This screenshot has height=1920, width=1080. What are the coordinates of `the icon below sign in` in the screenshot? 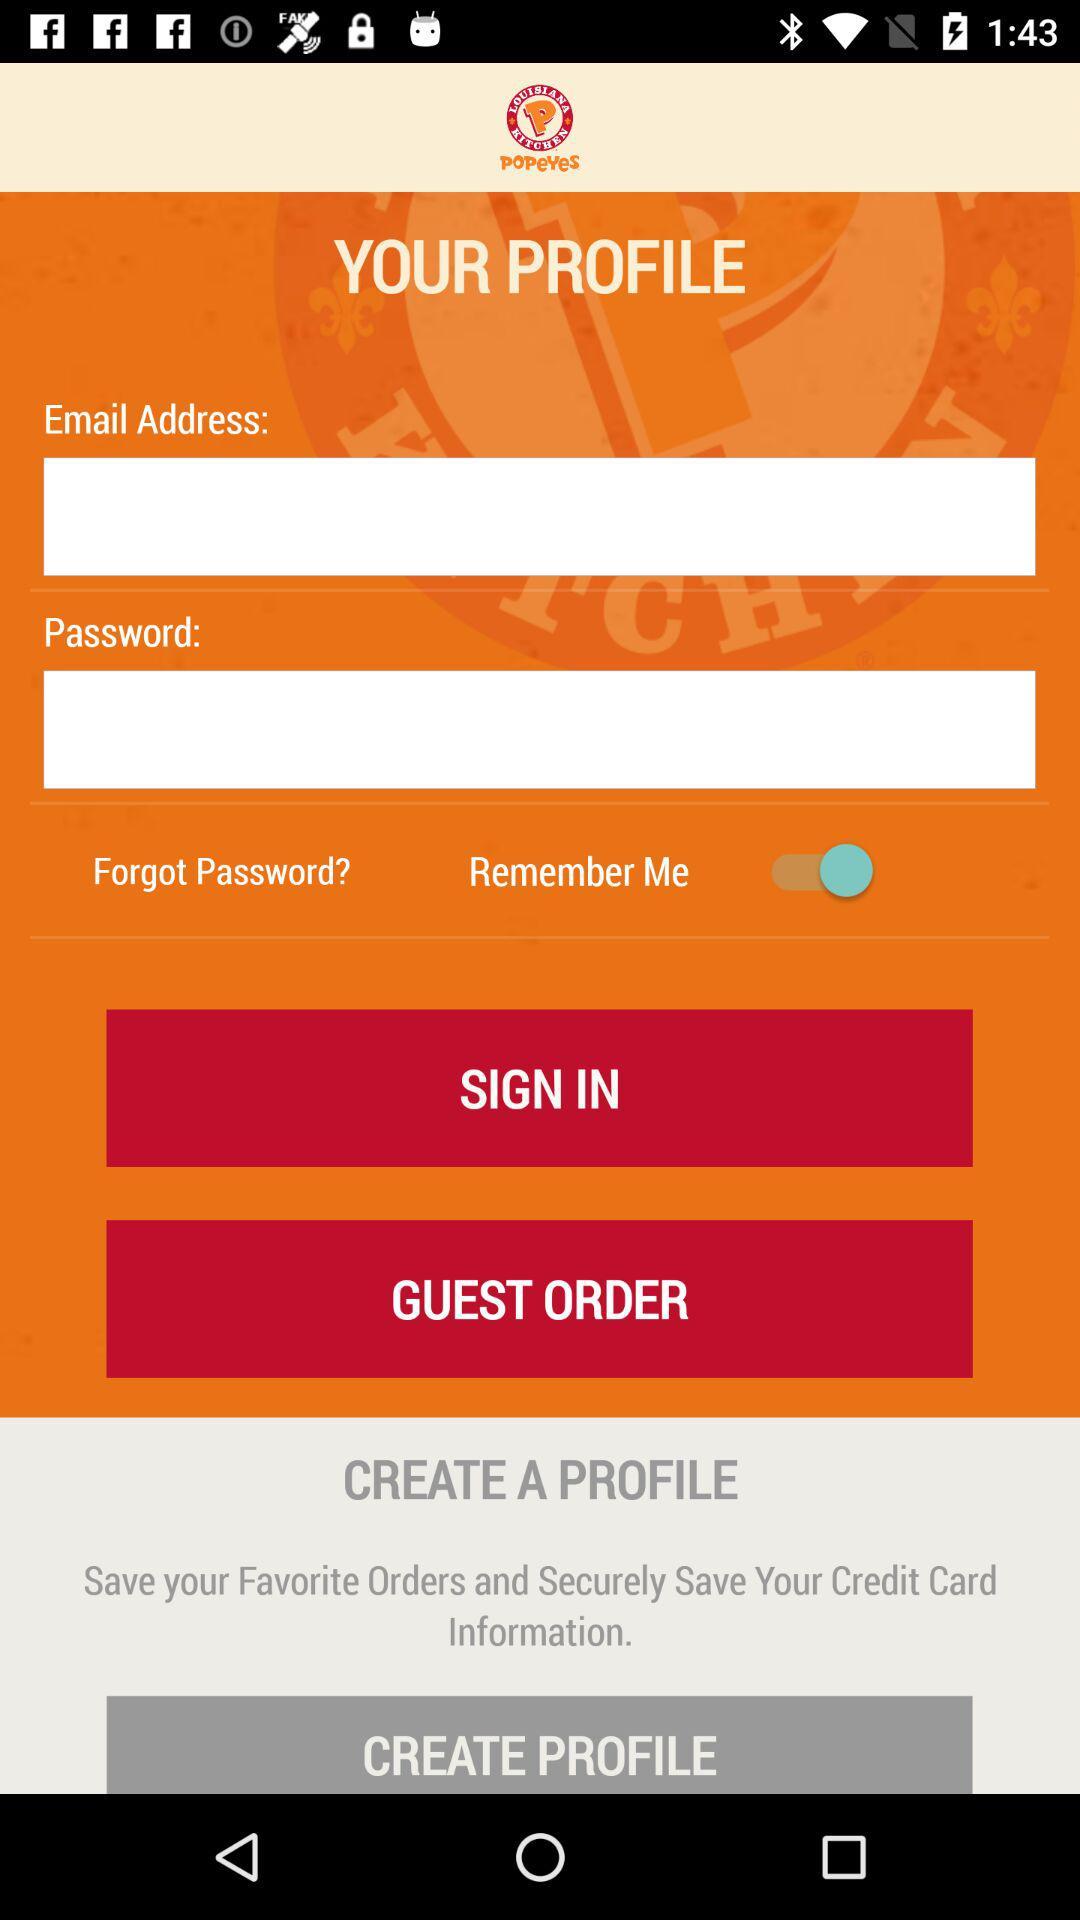 It's located at (538, 1298).